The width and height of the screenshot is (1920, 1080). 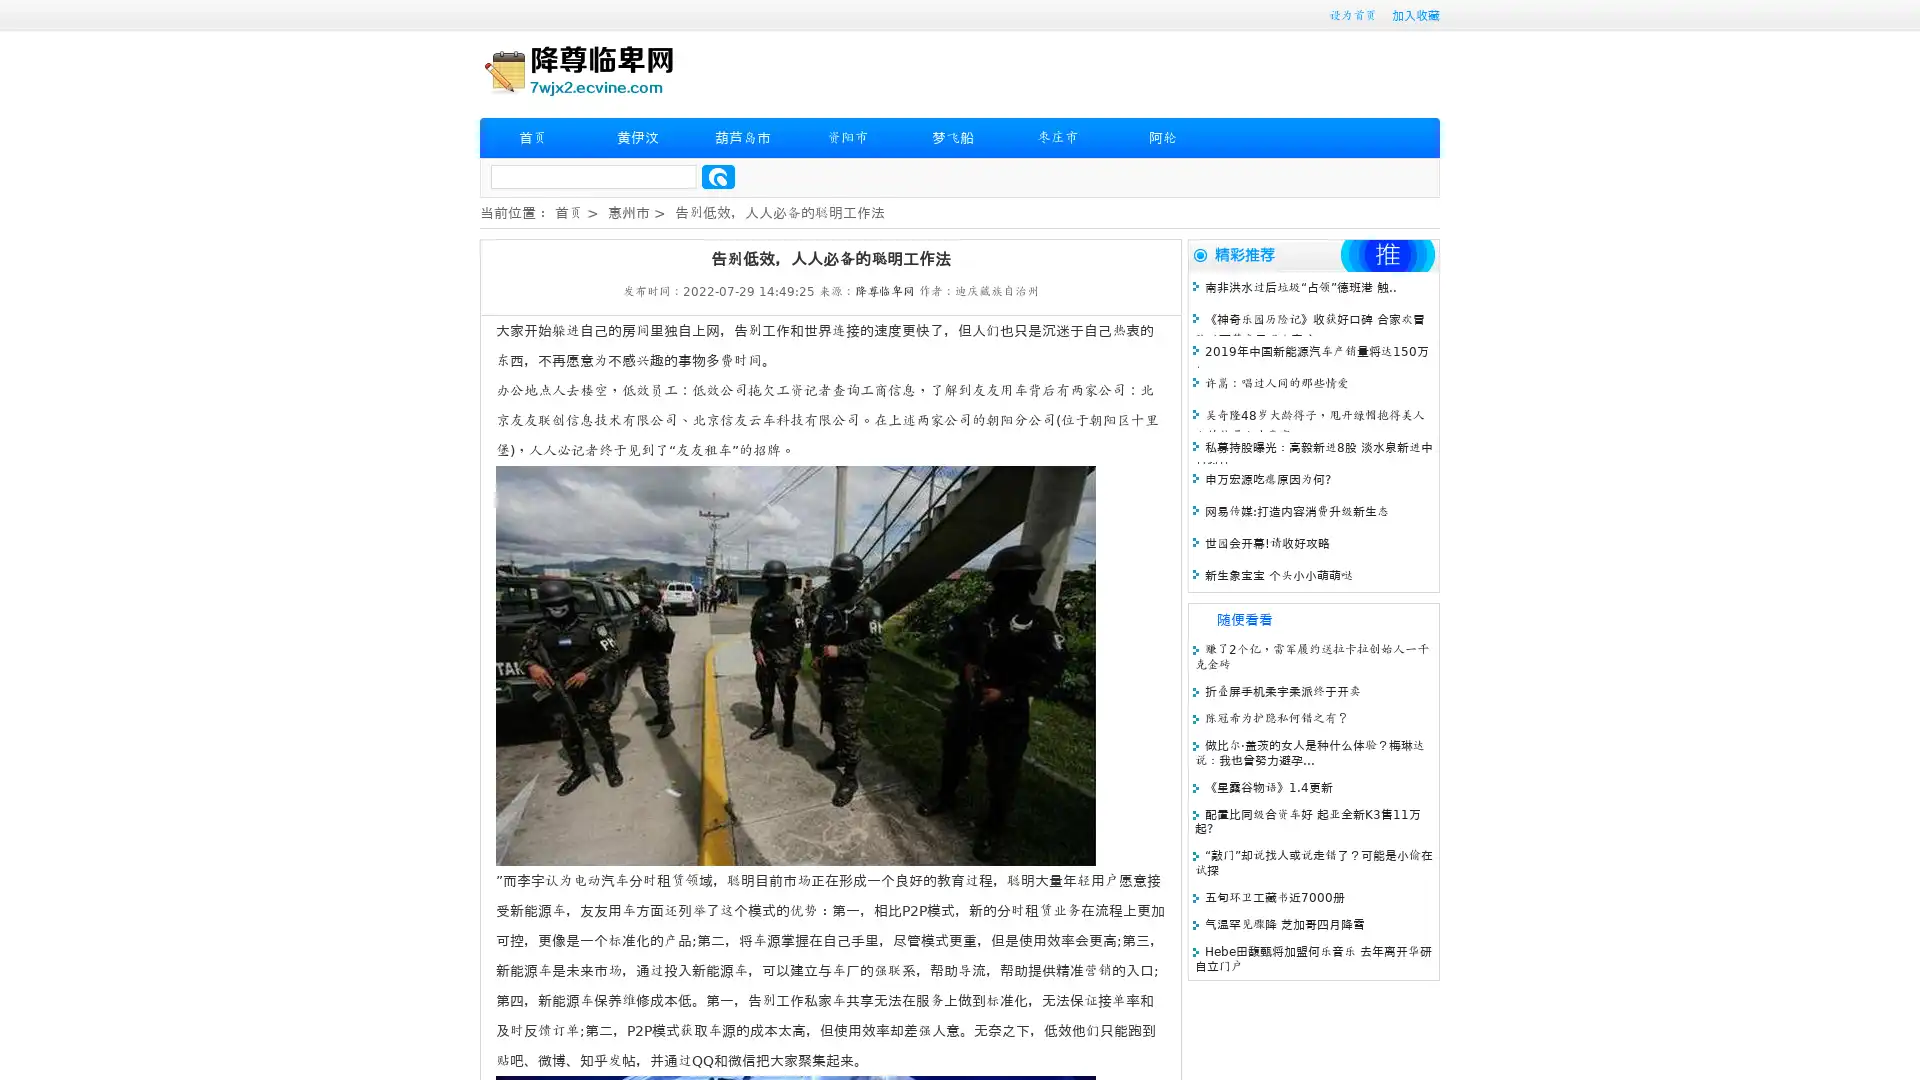 What do you see at coordinates (718, 176) in the screenshot?
I see `Search` at bounding box center [718, 176].